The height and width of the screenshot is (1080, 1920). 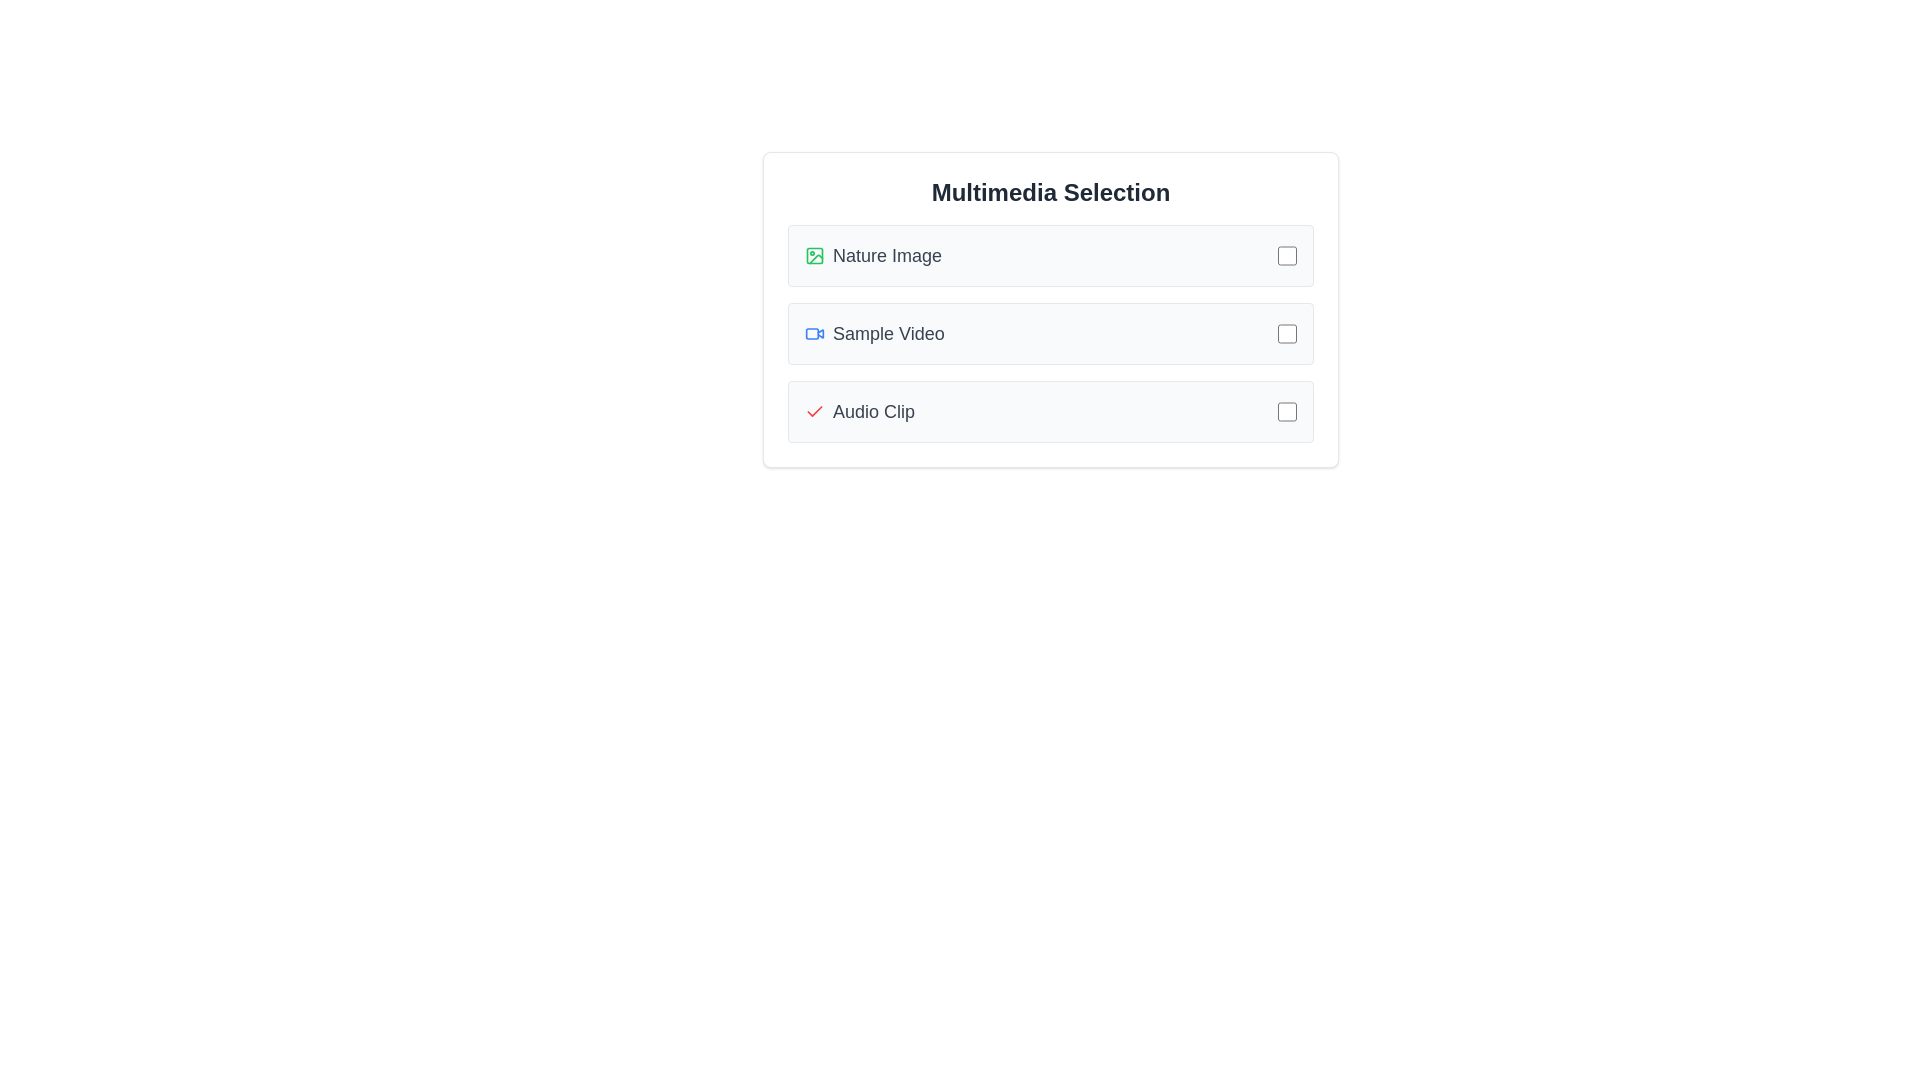 What do you see at coordinates (1287, 254) in the screenshot?
I see `the checkbox for the 'Nature Image' multimedia option by moving the cursor to its center point for keyboard interaction` at bounding box center [1287, 254].